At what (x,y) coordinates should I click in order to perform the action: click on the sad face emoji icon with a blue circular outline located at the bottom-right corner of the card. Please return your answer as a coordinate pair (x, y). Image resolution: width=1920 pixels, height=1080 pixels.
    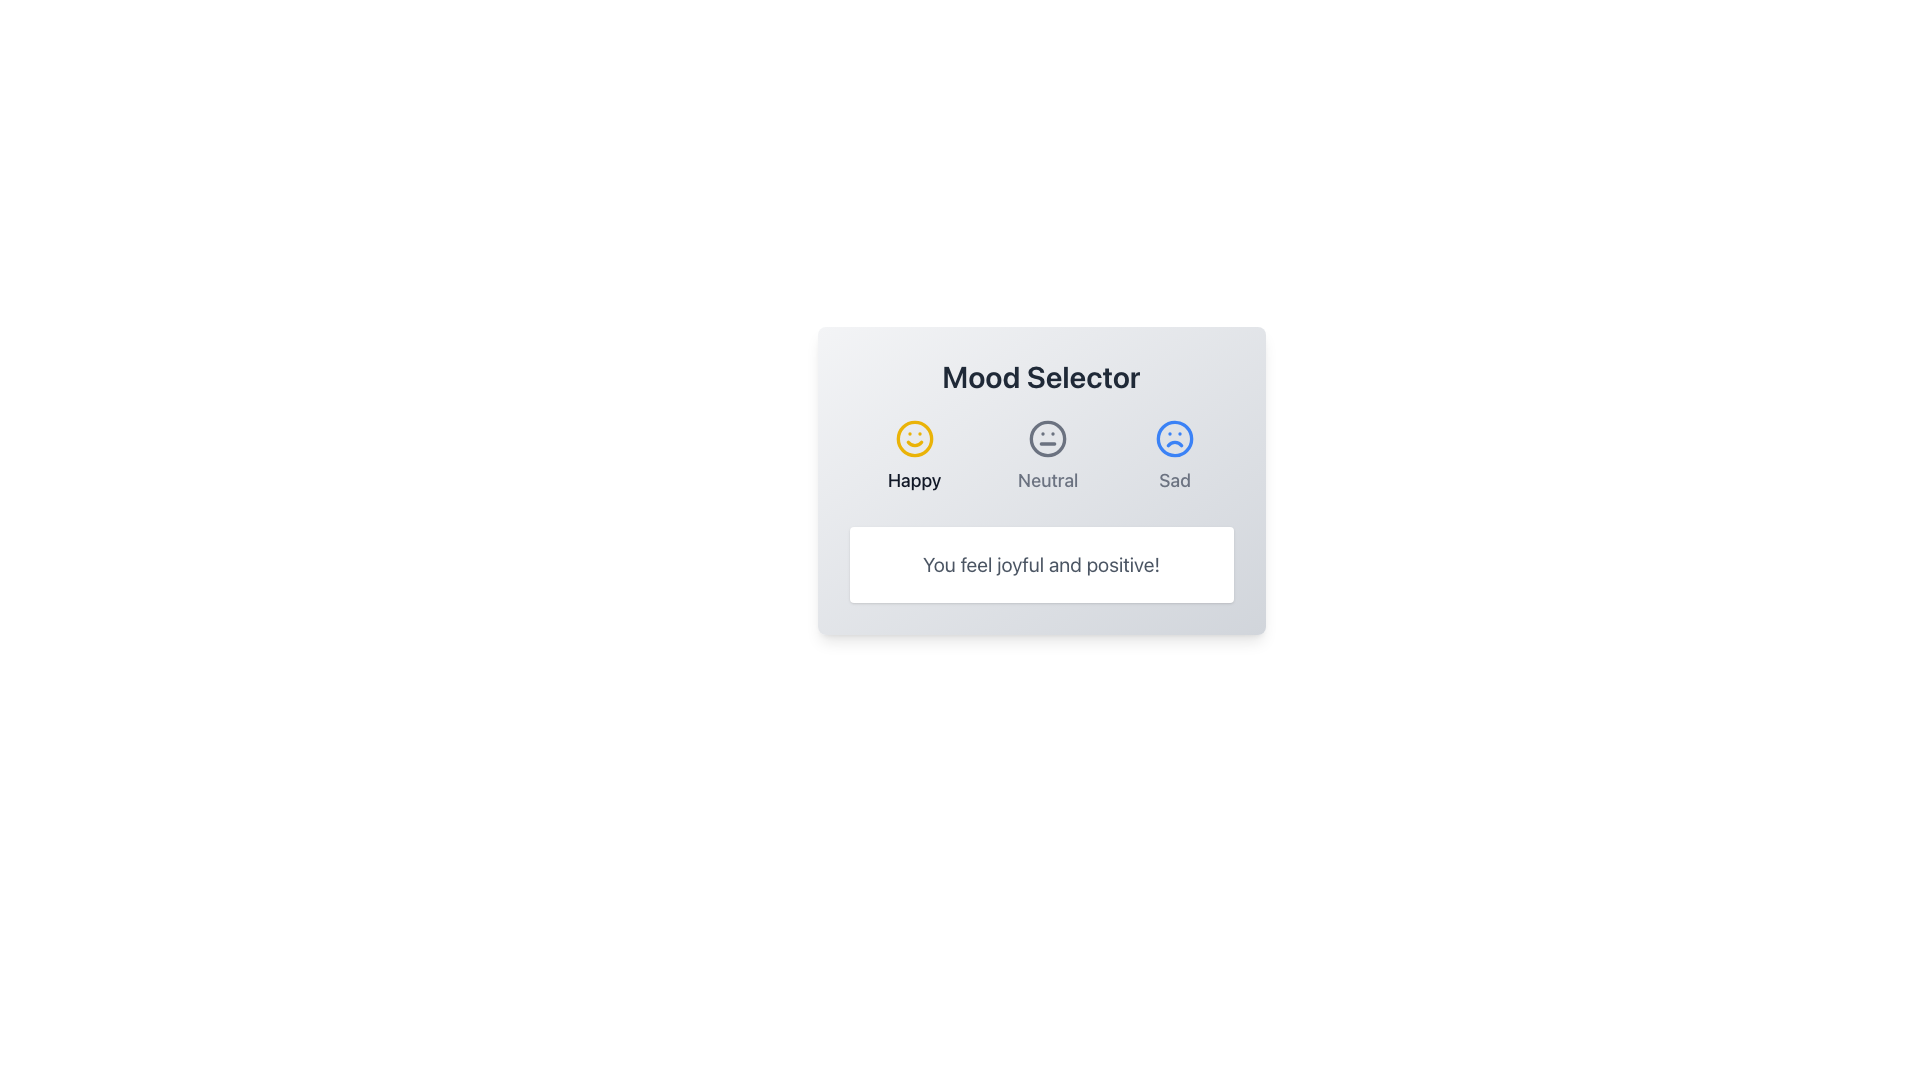
    Looking at the image, I should click on (1175, 438).